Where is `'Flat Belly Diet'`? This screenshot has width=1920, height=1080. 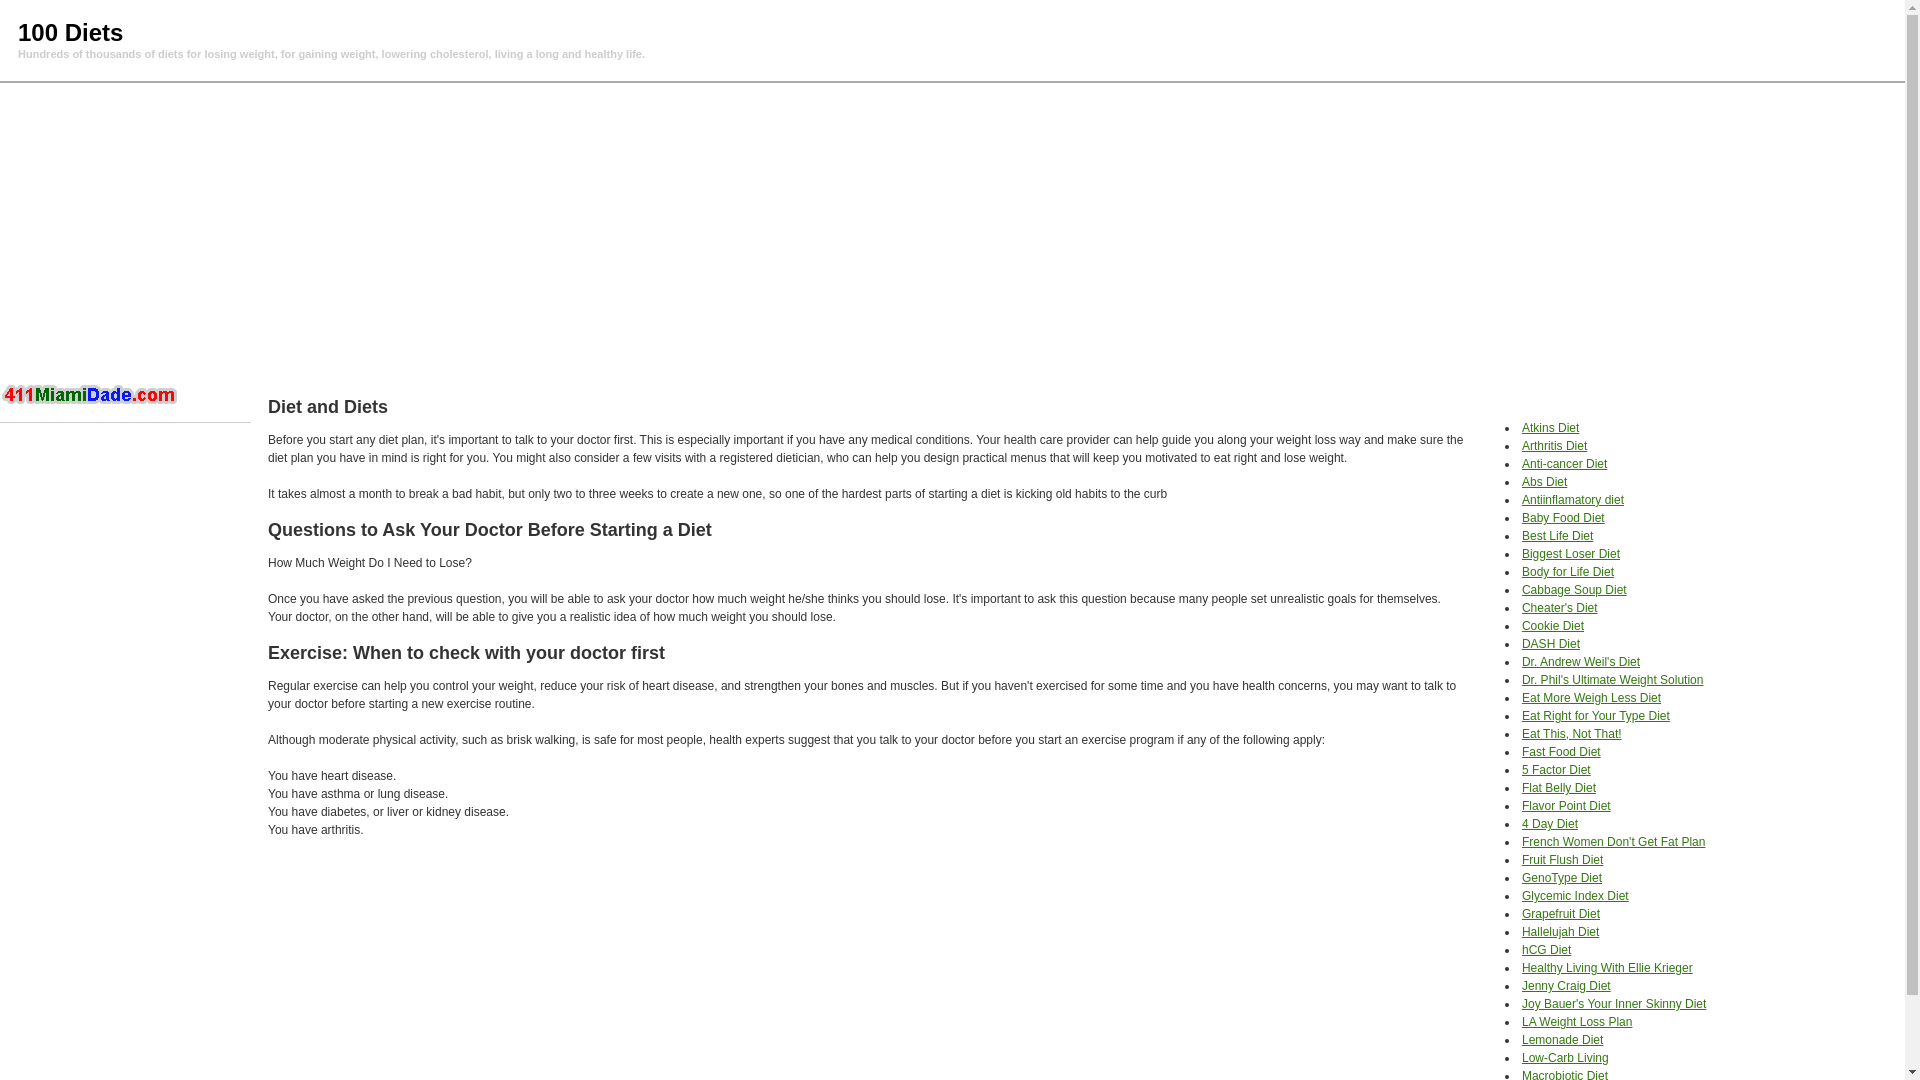 'Flat Belly Diet' is located at coordinates (1558, 786).